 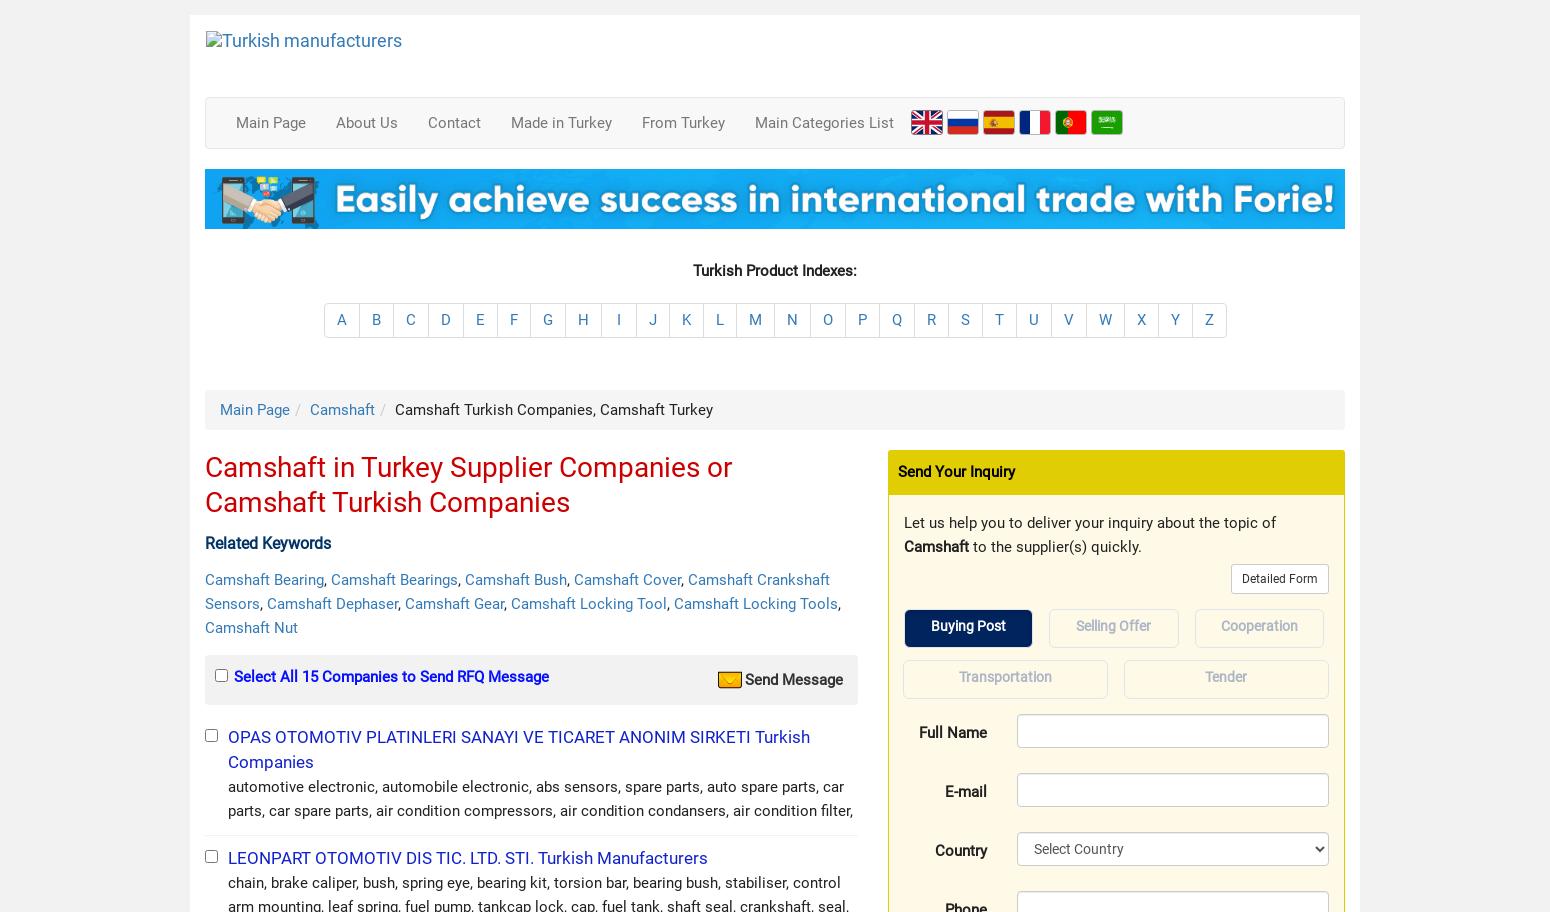 I want to click on 'Contact', so click(x=454, y=122).